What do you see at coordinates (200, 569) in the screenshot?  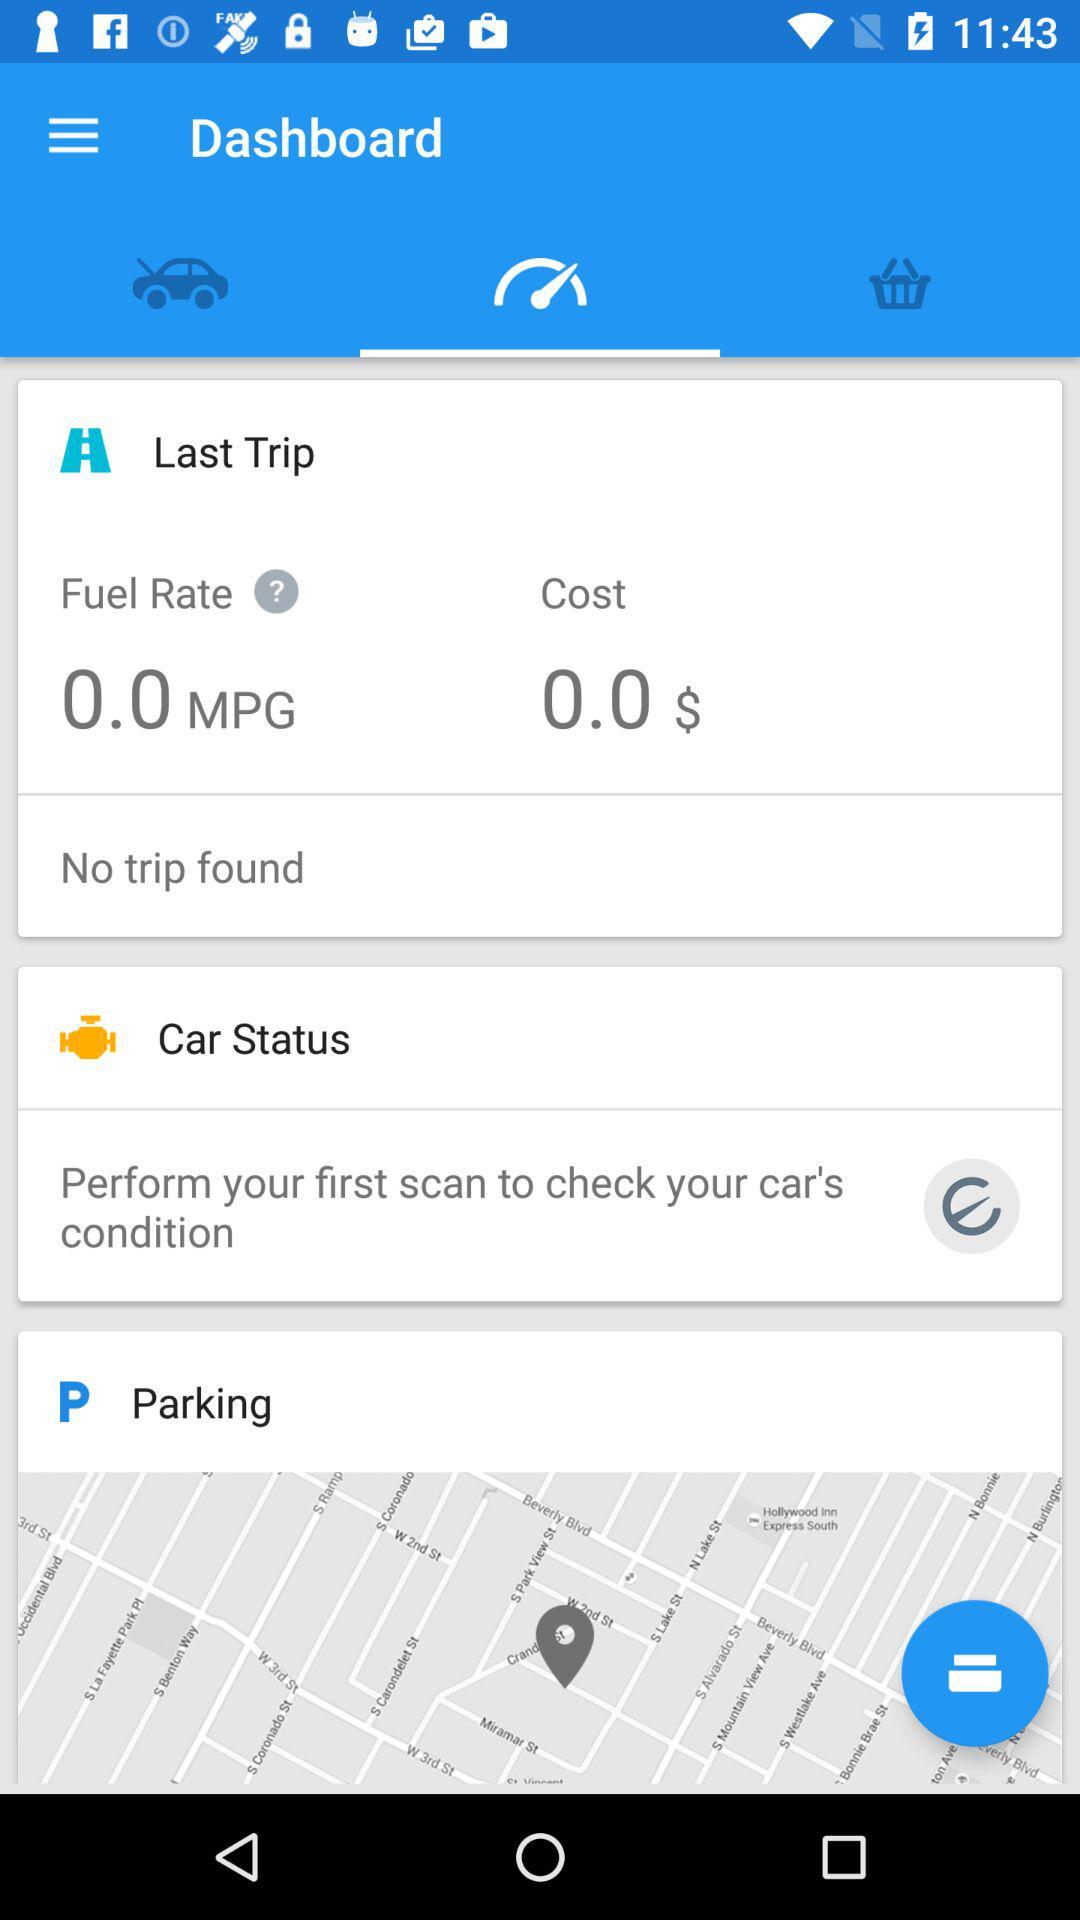 I see `icon above 0.0 mpg item` at bounding box center [200, 569].